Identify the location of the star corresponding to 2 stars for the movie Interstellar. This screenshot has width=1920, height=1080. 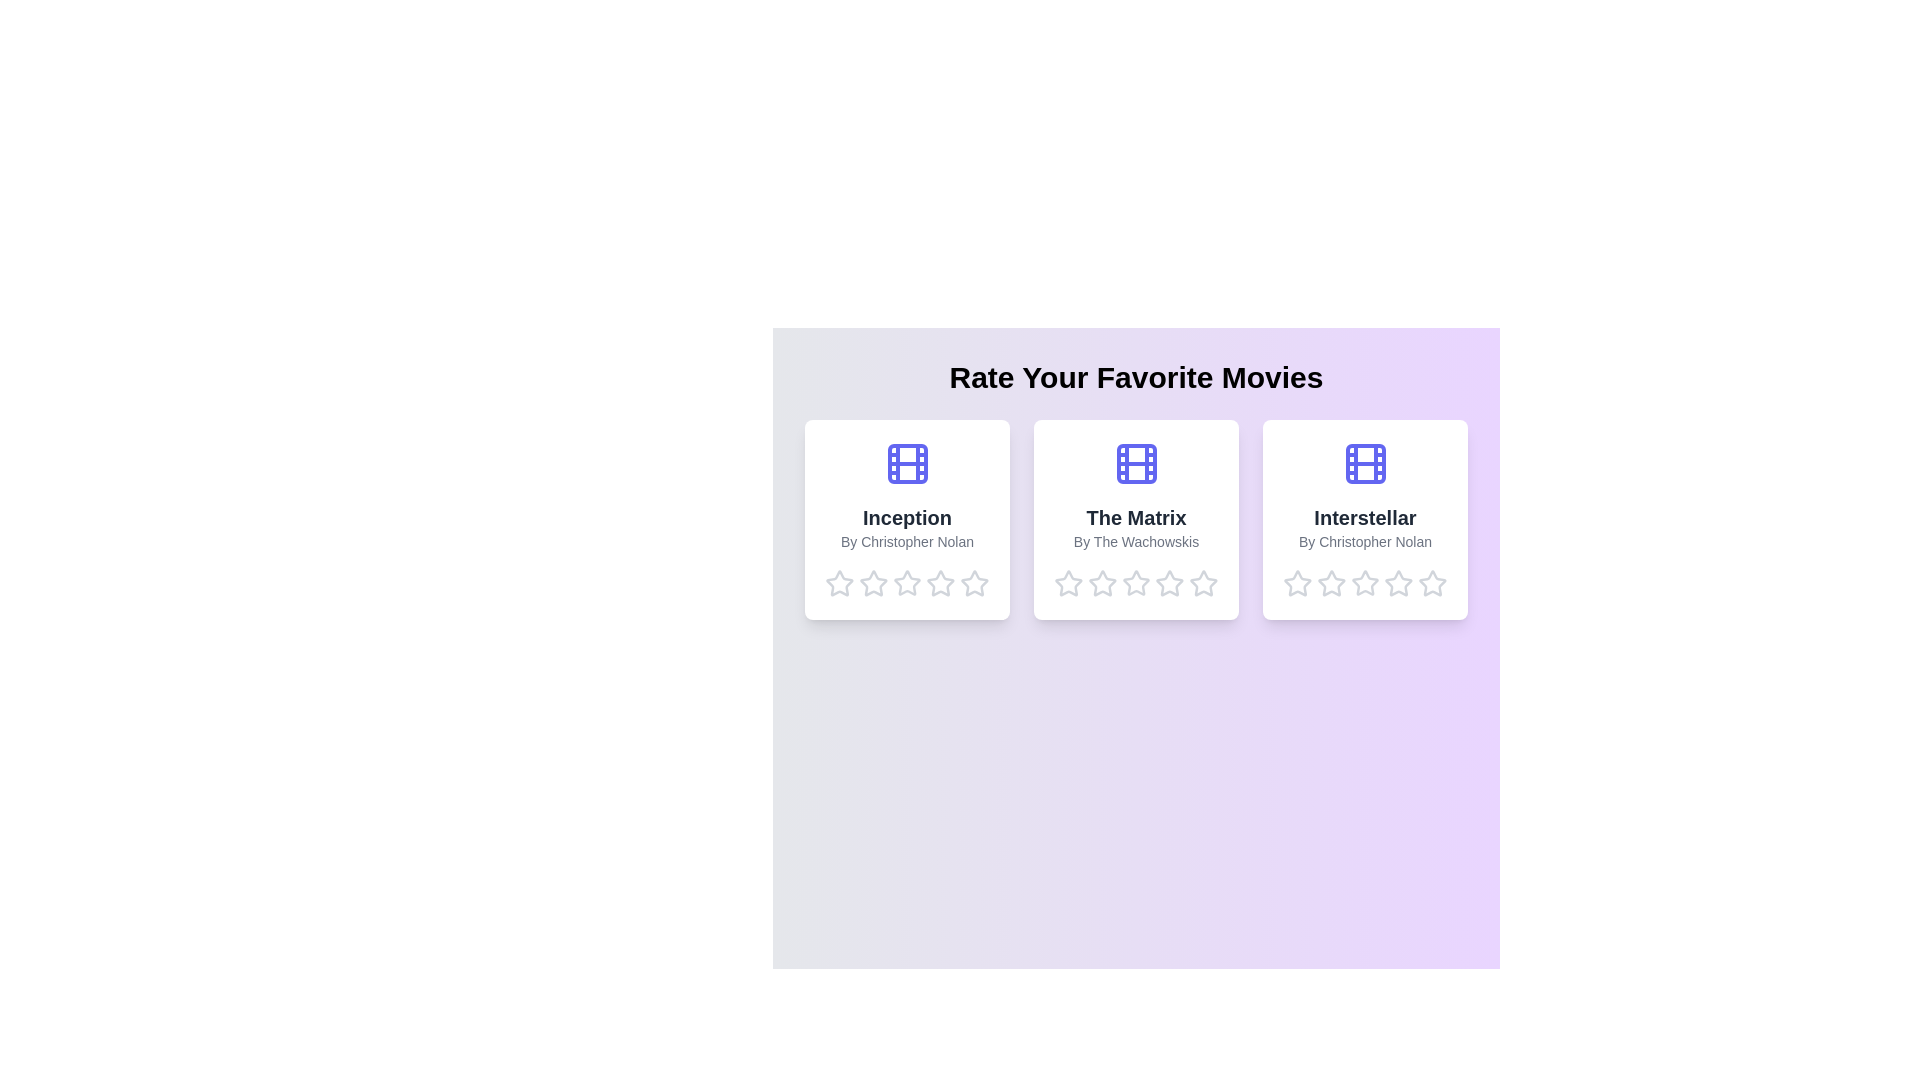
(1331, 583).